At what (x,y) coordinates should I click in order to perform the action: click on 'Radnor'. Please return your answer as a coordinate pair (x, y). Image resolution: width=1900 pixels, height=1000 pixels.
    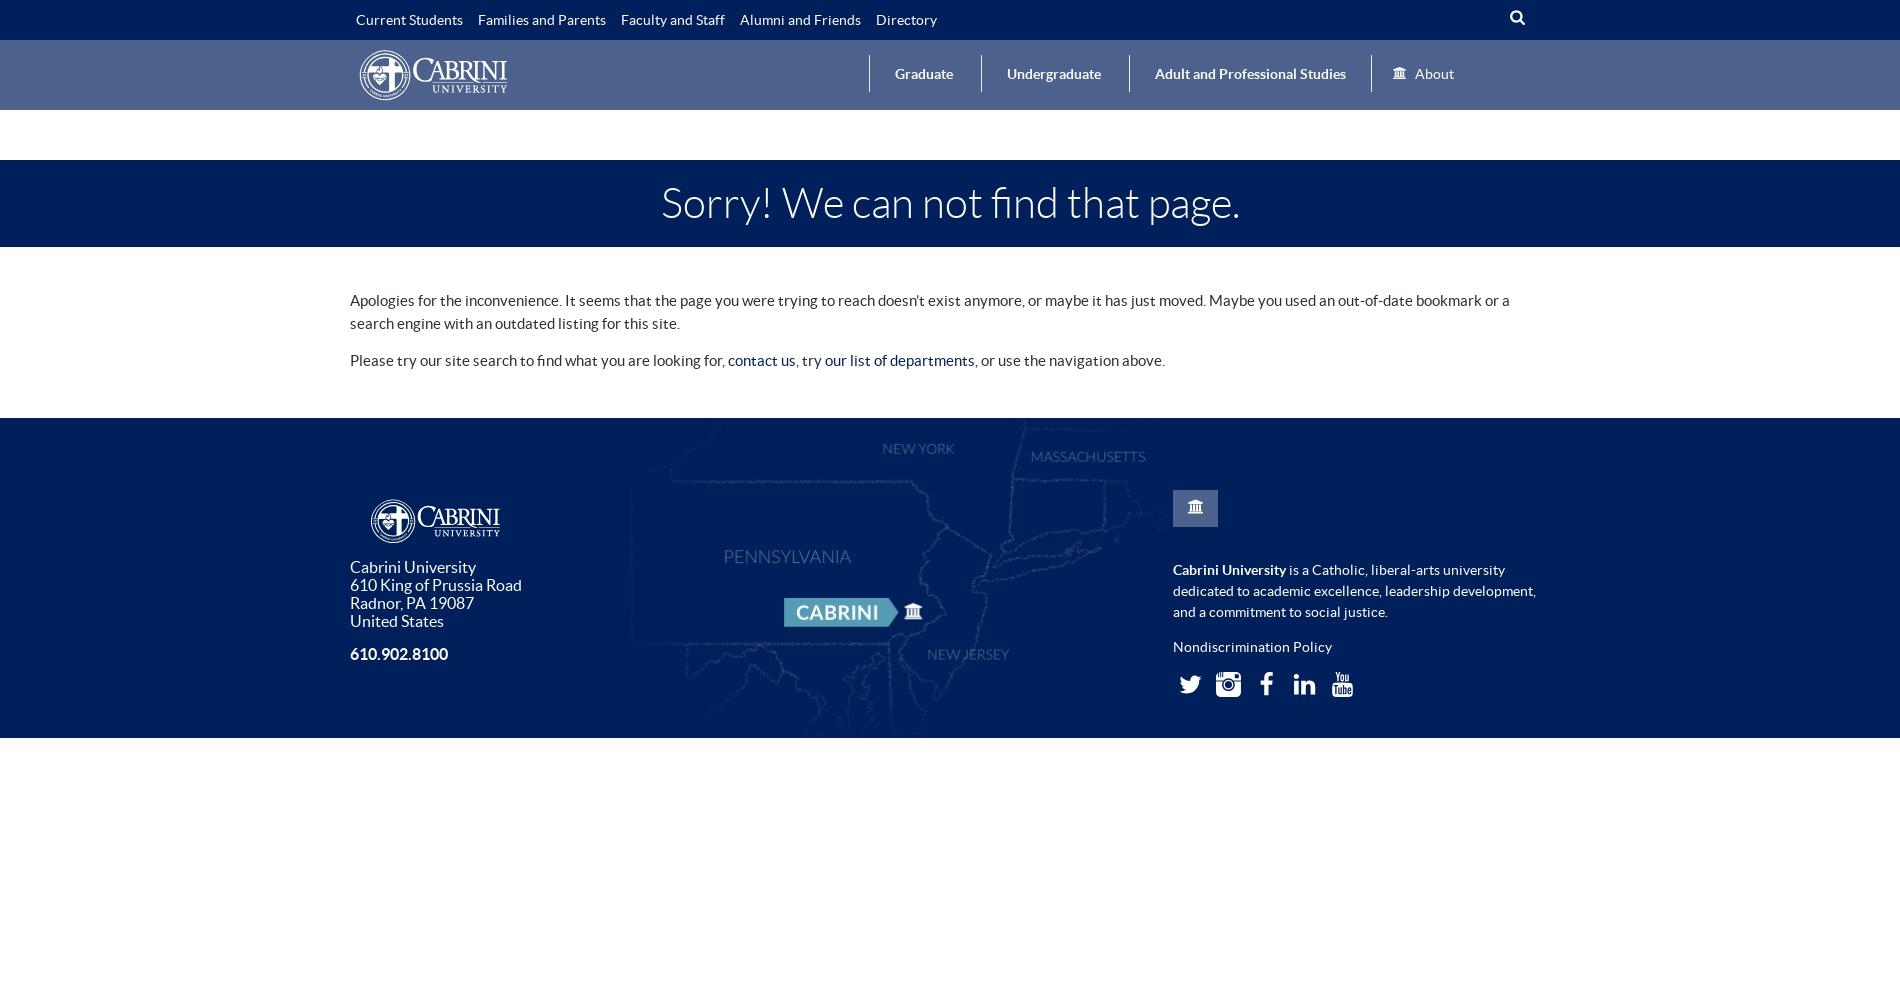
    Looking at the image, I should click on (348, 601).